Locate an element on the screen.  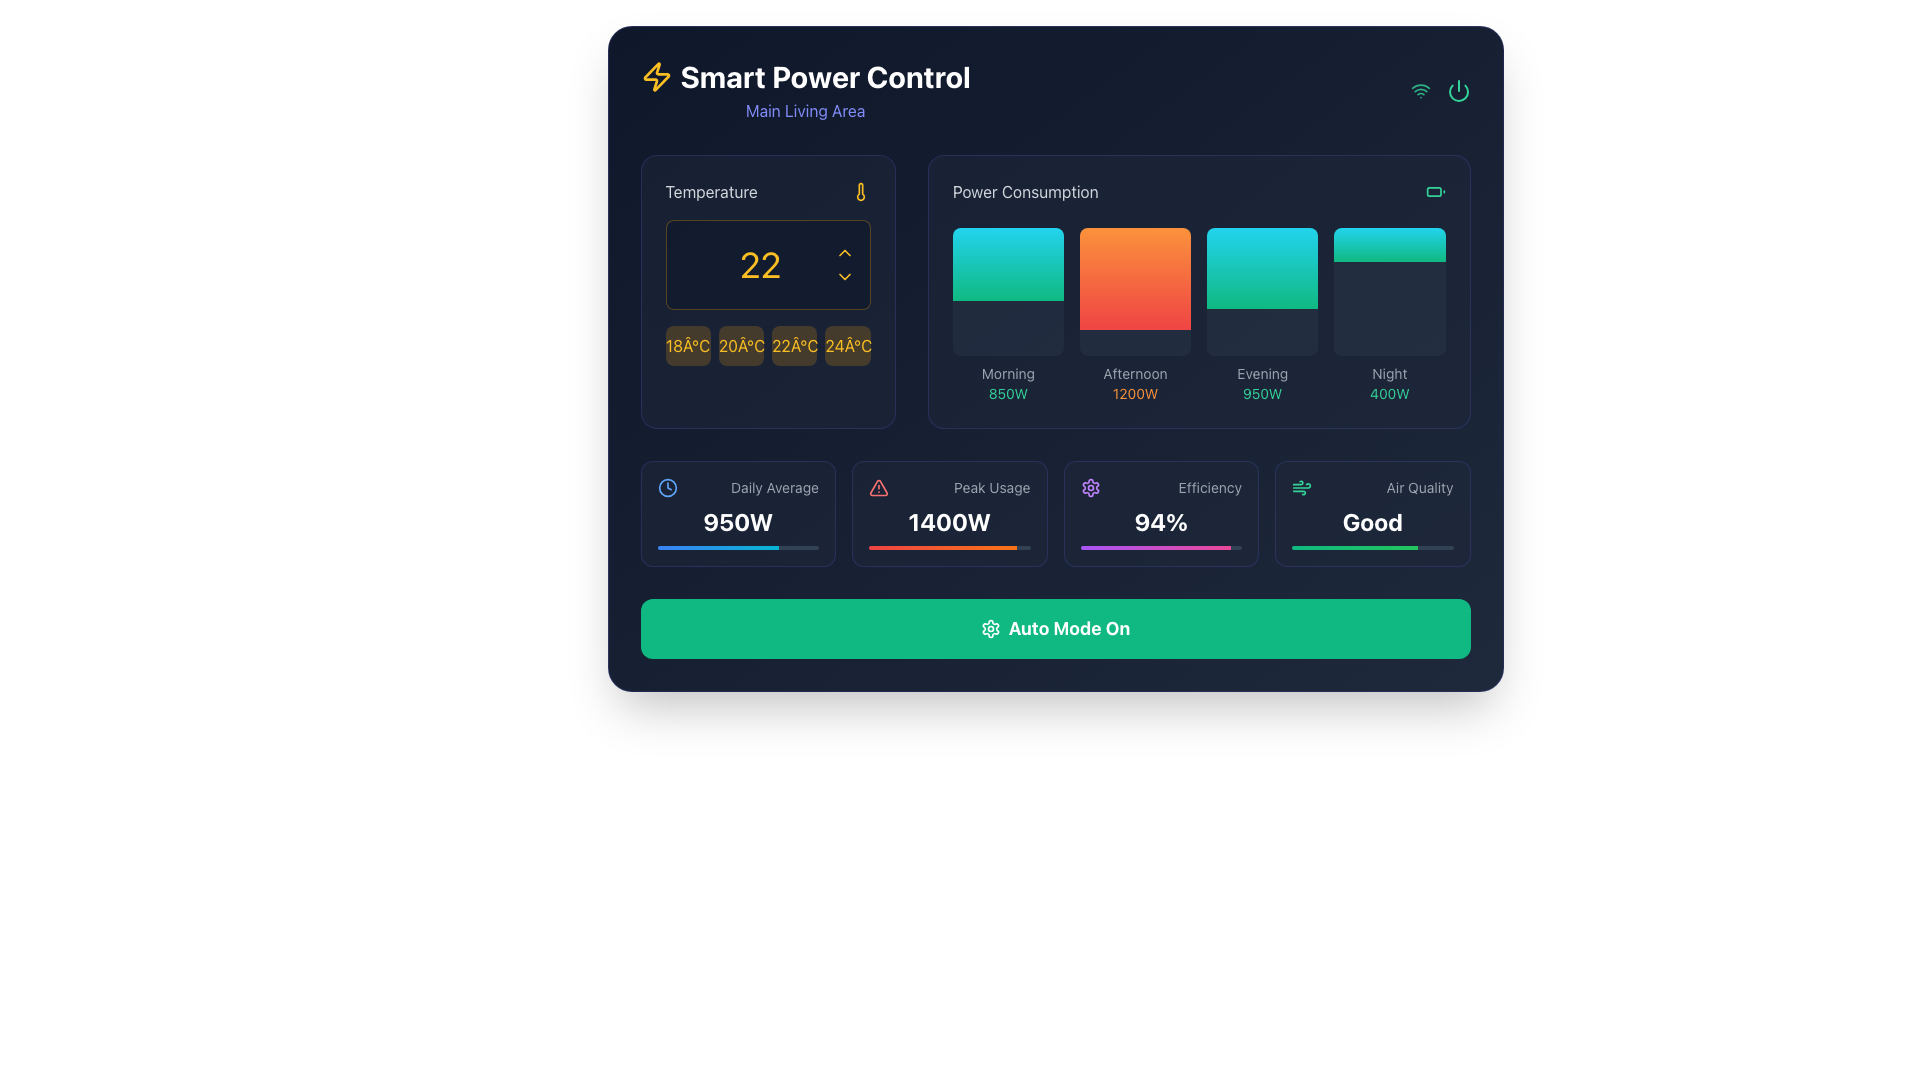
the bright amber lightning bolt icon located at the top left corner of the interactive panel, preceding the 'Smart Power Control' heading is located at coordinates (656, 76).